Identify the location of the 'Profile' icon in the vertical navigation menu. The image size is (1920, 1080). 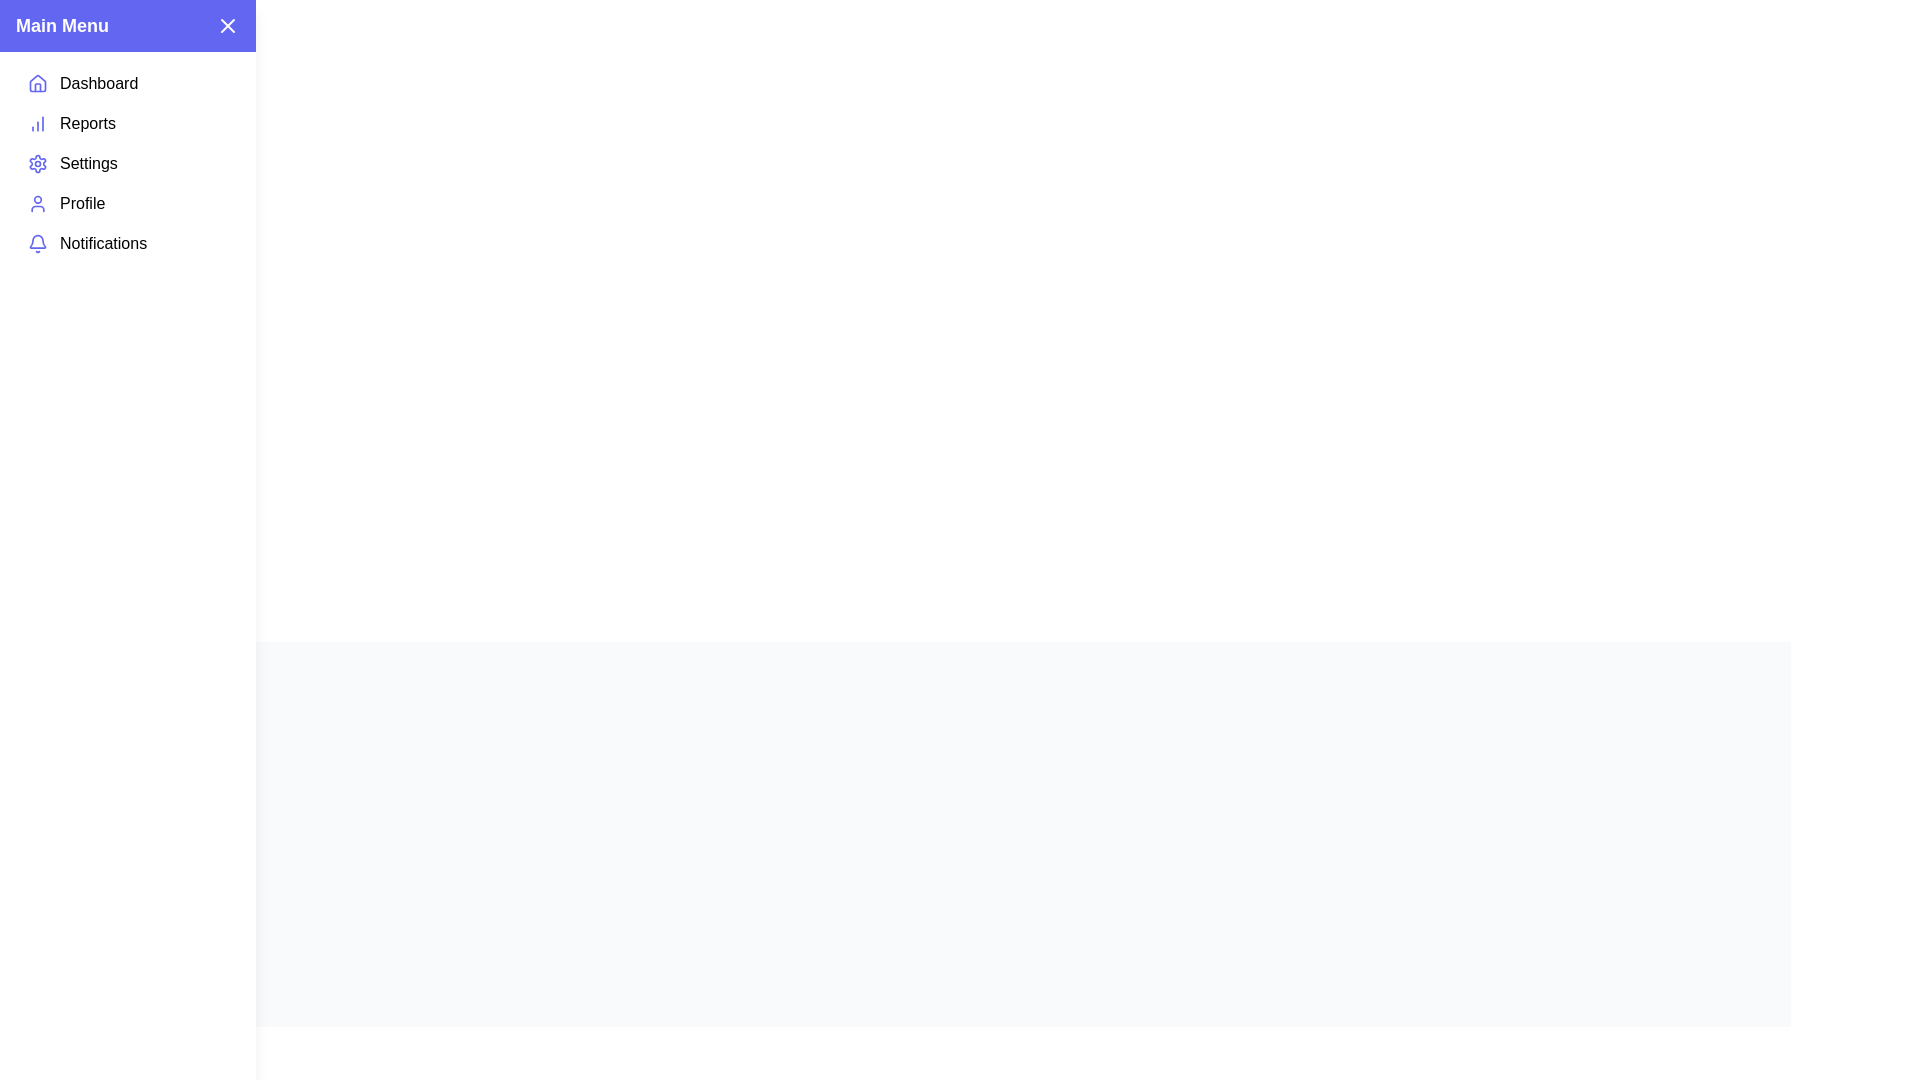
(38, 204).